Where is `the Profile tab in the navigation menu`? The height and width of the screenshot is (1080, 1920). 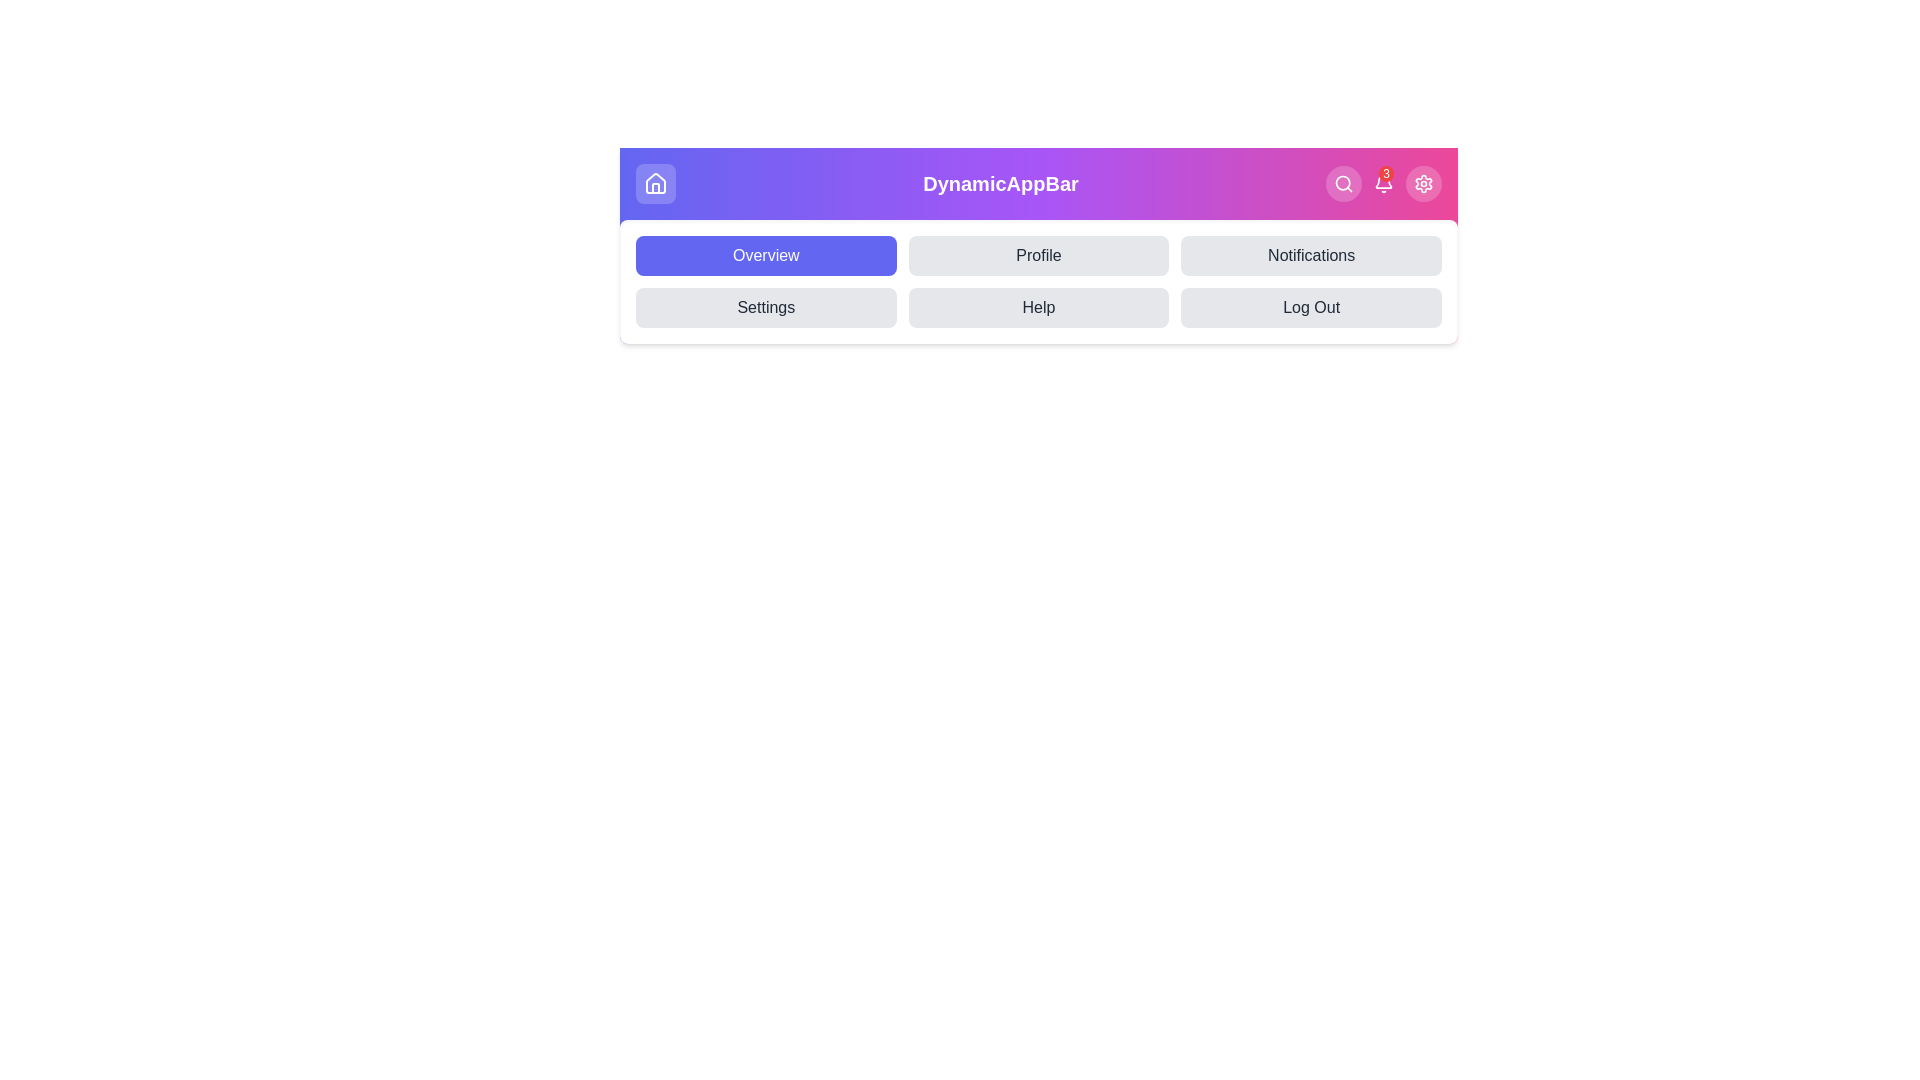
the Profile tab in the navigation menu is located at coordinates (1038, 254).